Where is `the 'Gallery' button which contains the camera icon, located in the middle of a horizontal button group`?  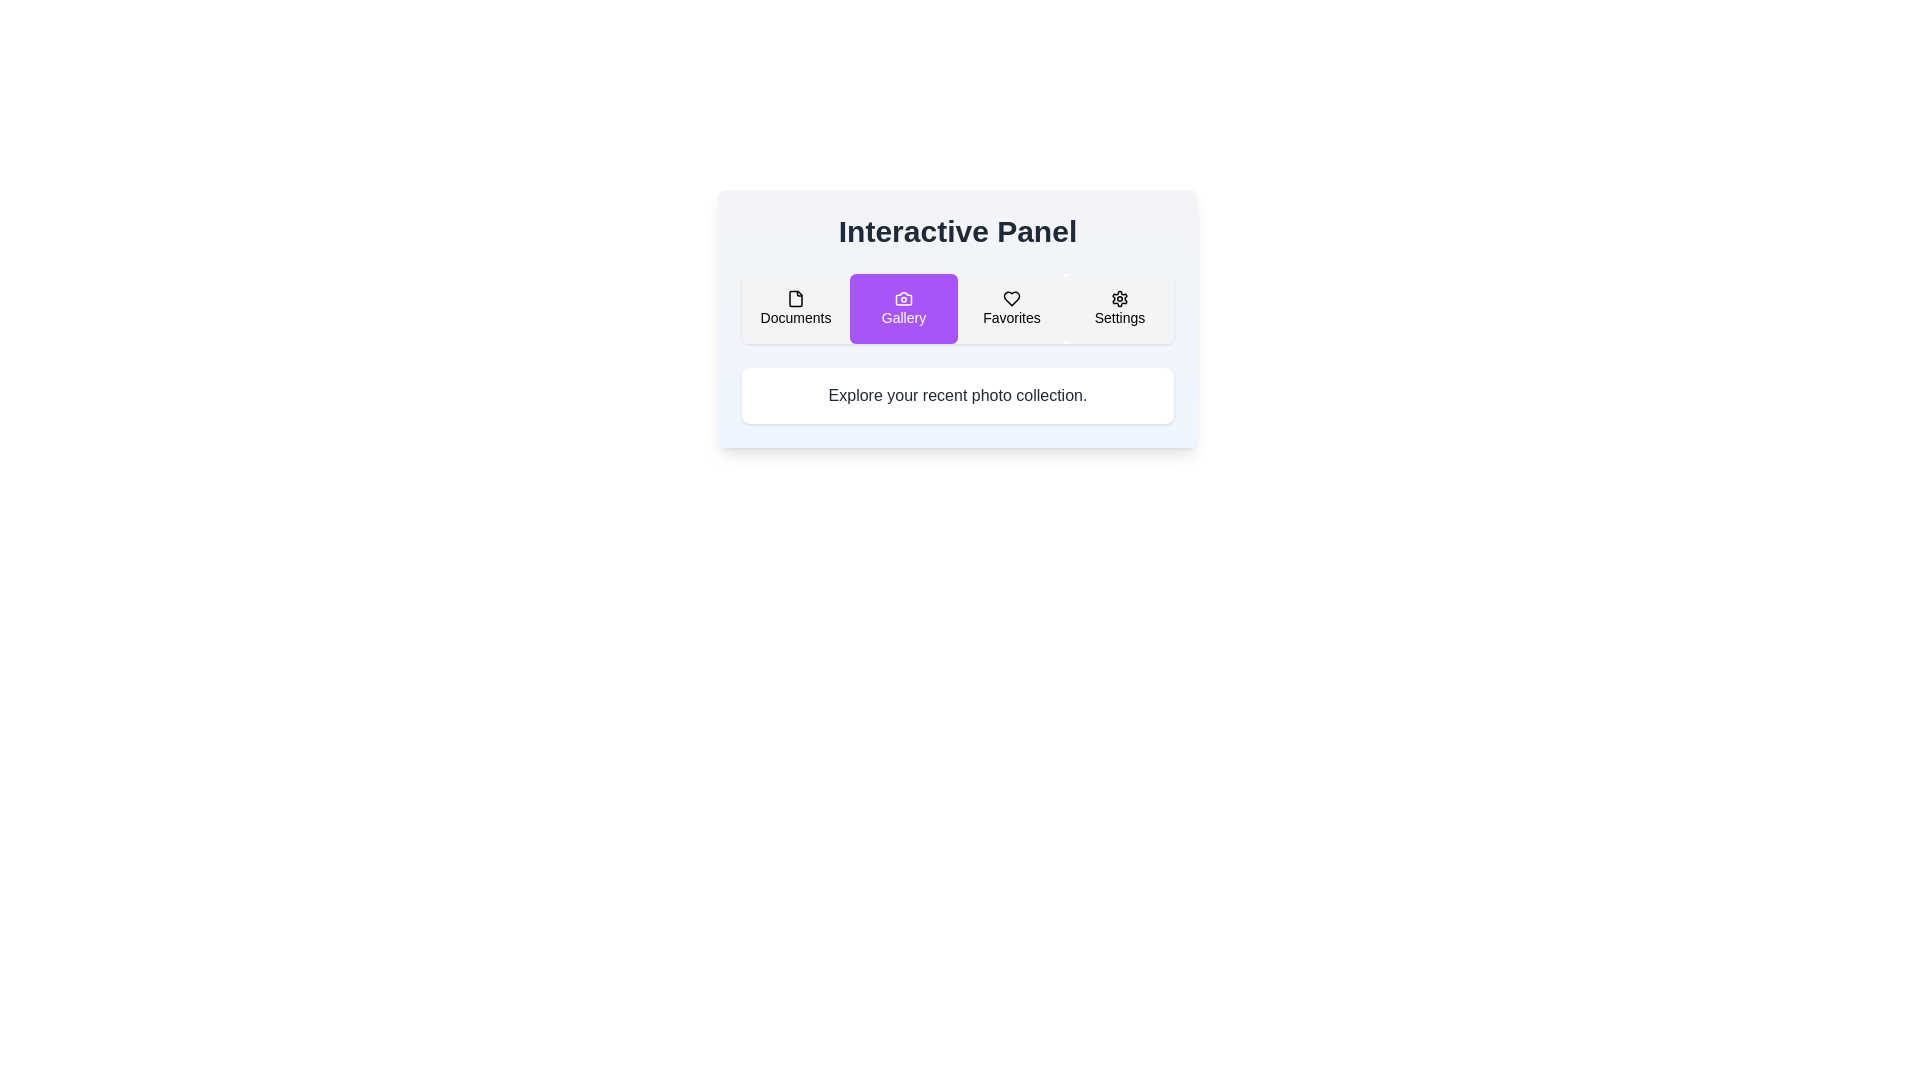 the 'Gallery' button which contains the camera icon, located in the middle of a horizontal button group is located at coordinates (902, 299).